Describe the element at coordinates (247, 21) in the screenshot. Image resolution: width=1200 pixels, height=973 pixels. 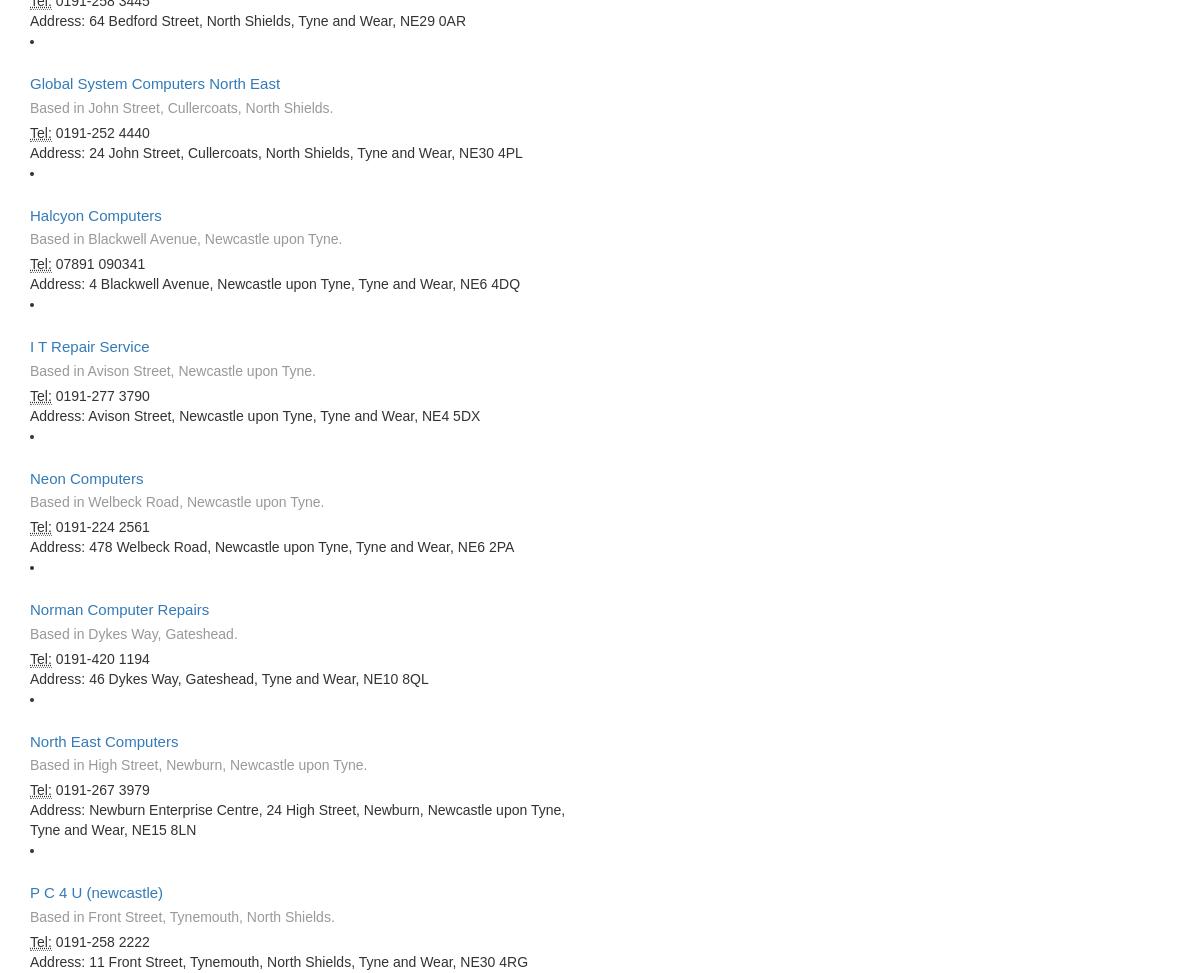
I see `'Address: 64 Bedford Street, North Shields, Tyne and Wear, NE29 0AR'` at that location.